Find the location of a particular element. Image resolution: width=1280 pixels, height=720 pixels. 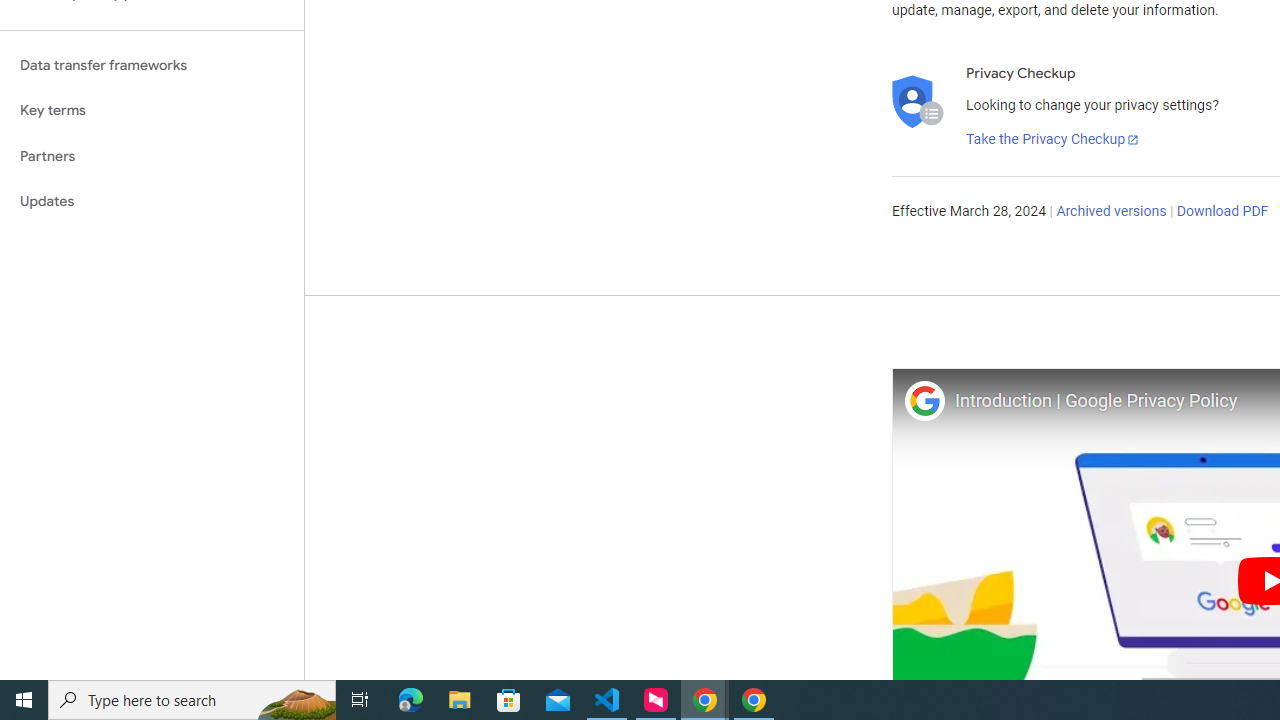

'Partners' is located at coordinates (151, 155).